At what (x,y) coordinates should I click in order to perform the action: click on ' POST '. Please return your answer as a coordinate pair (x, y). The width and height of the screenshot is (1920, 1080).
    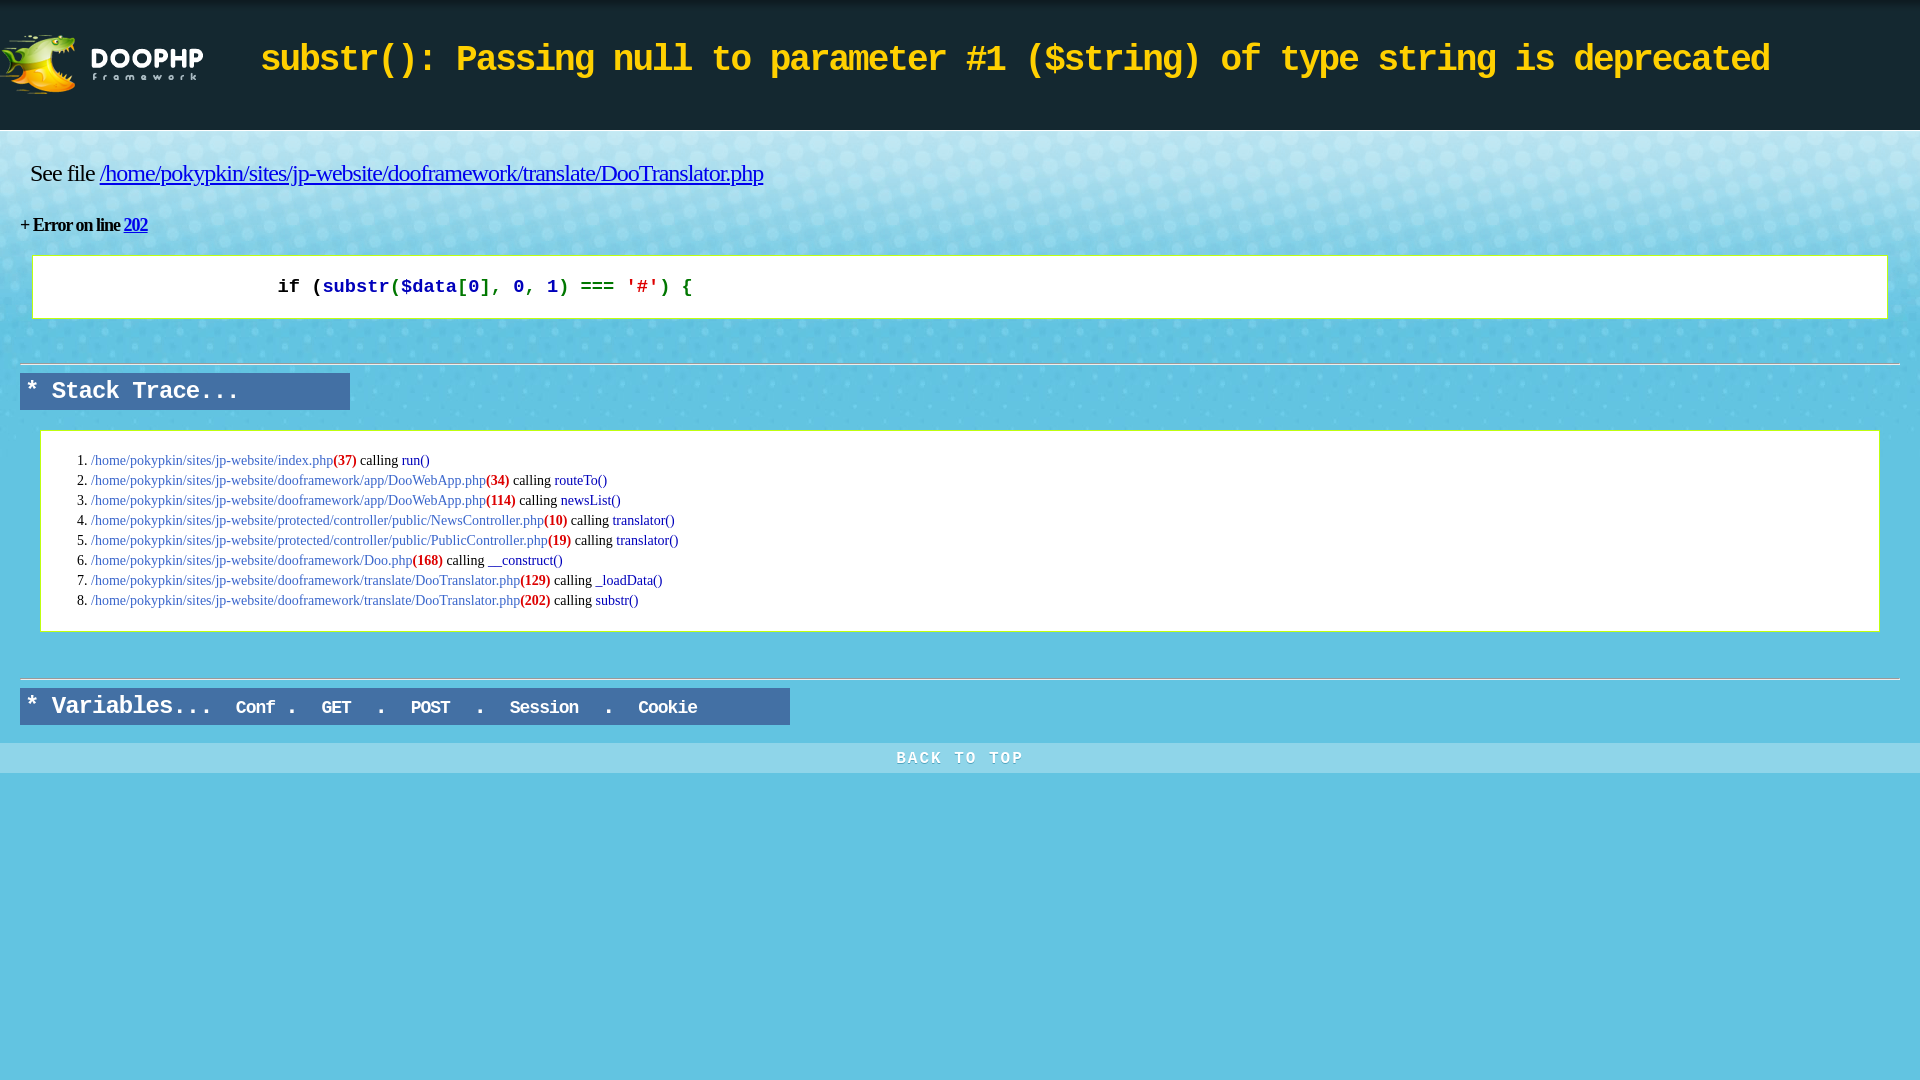
    Looking at the image, I should click on (429, 707).